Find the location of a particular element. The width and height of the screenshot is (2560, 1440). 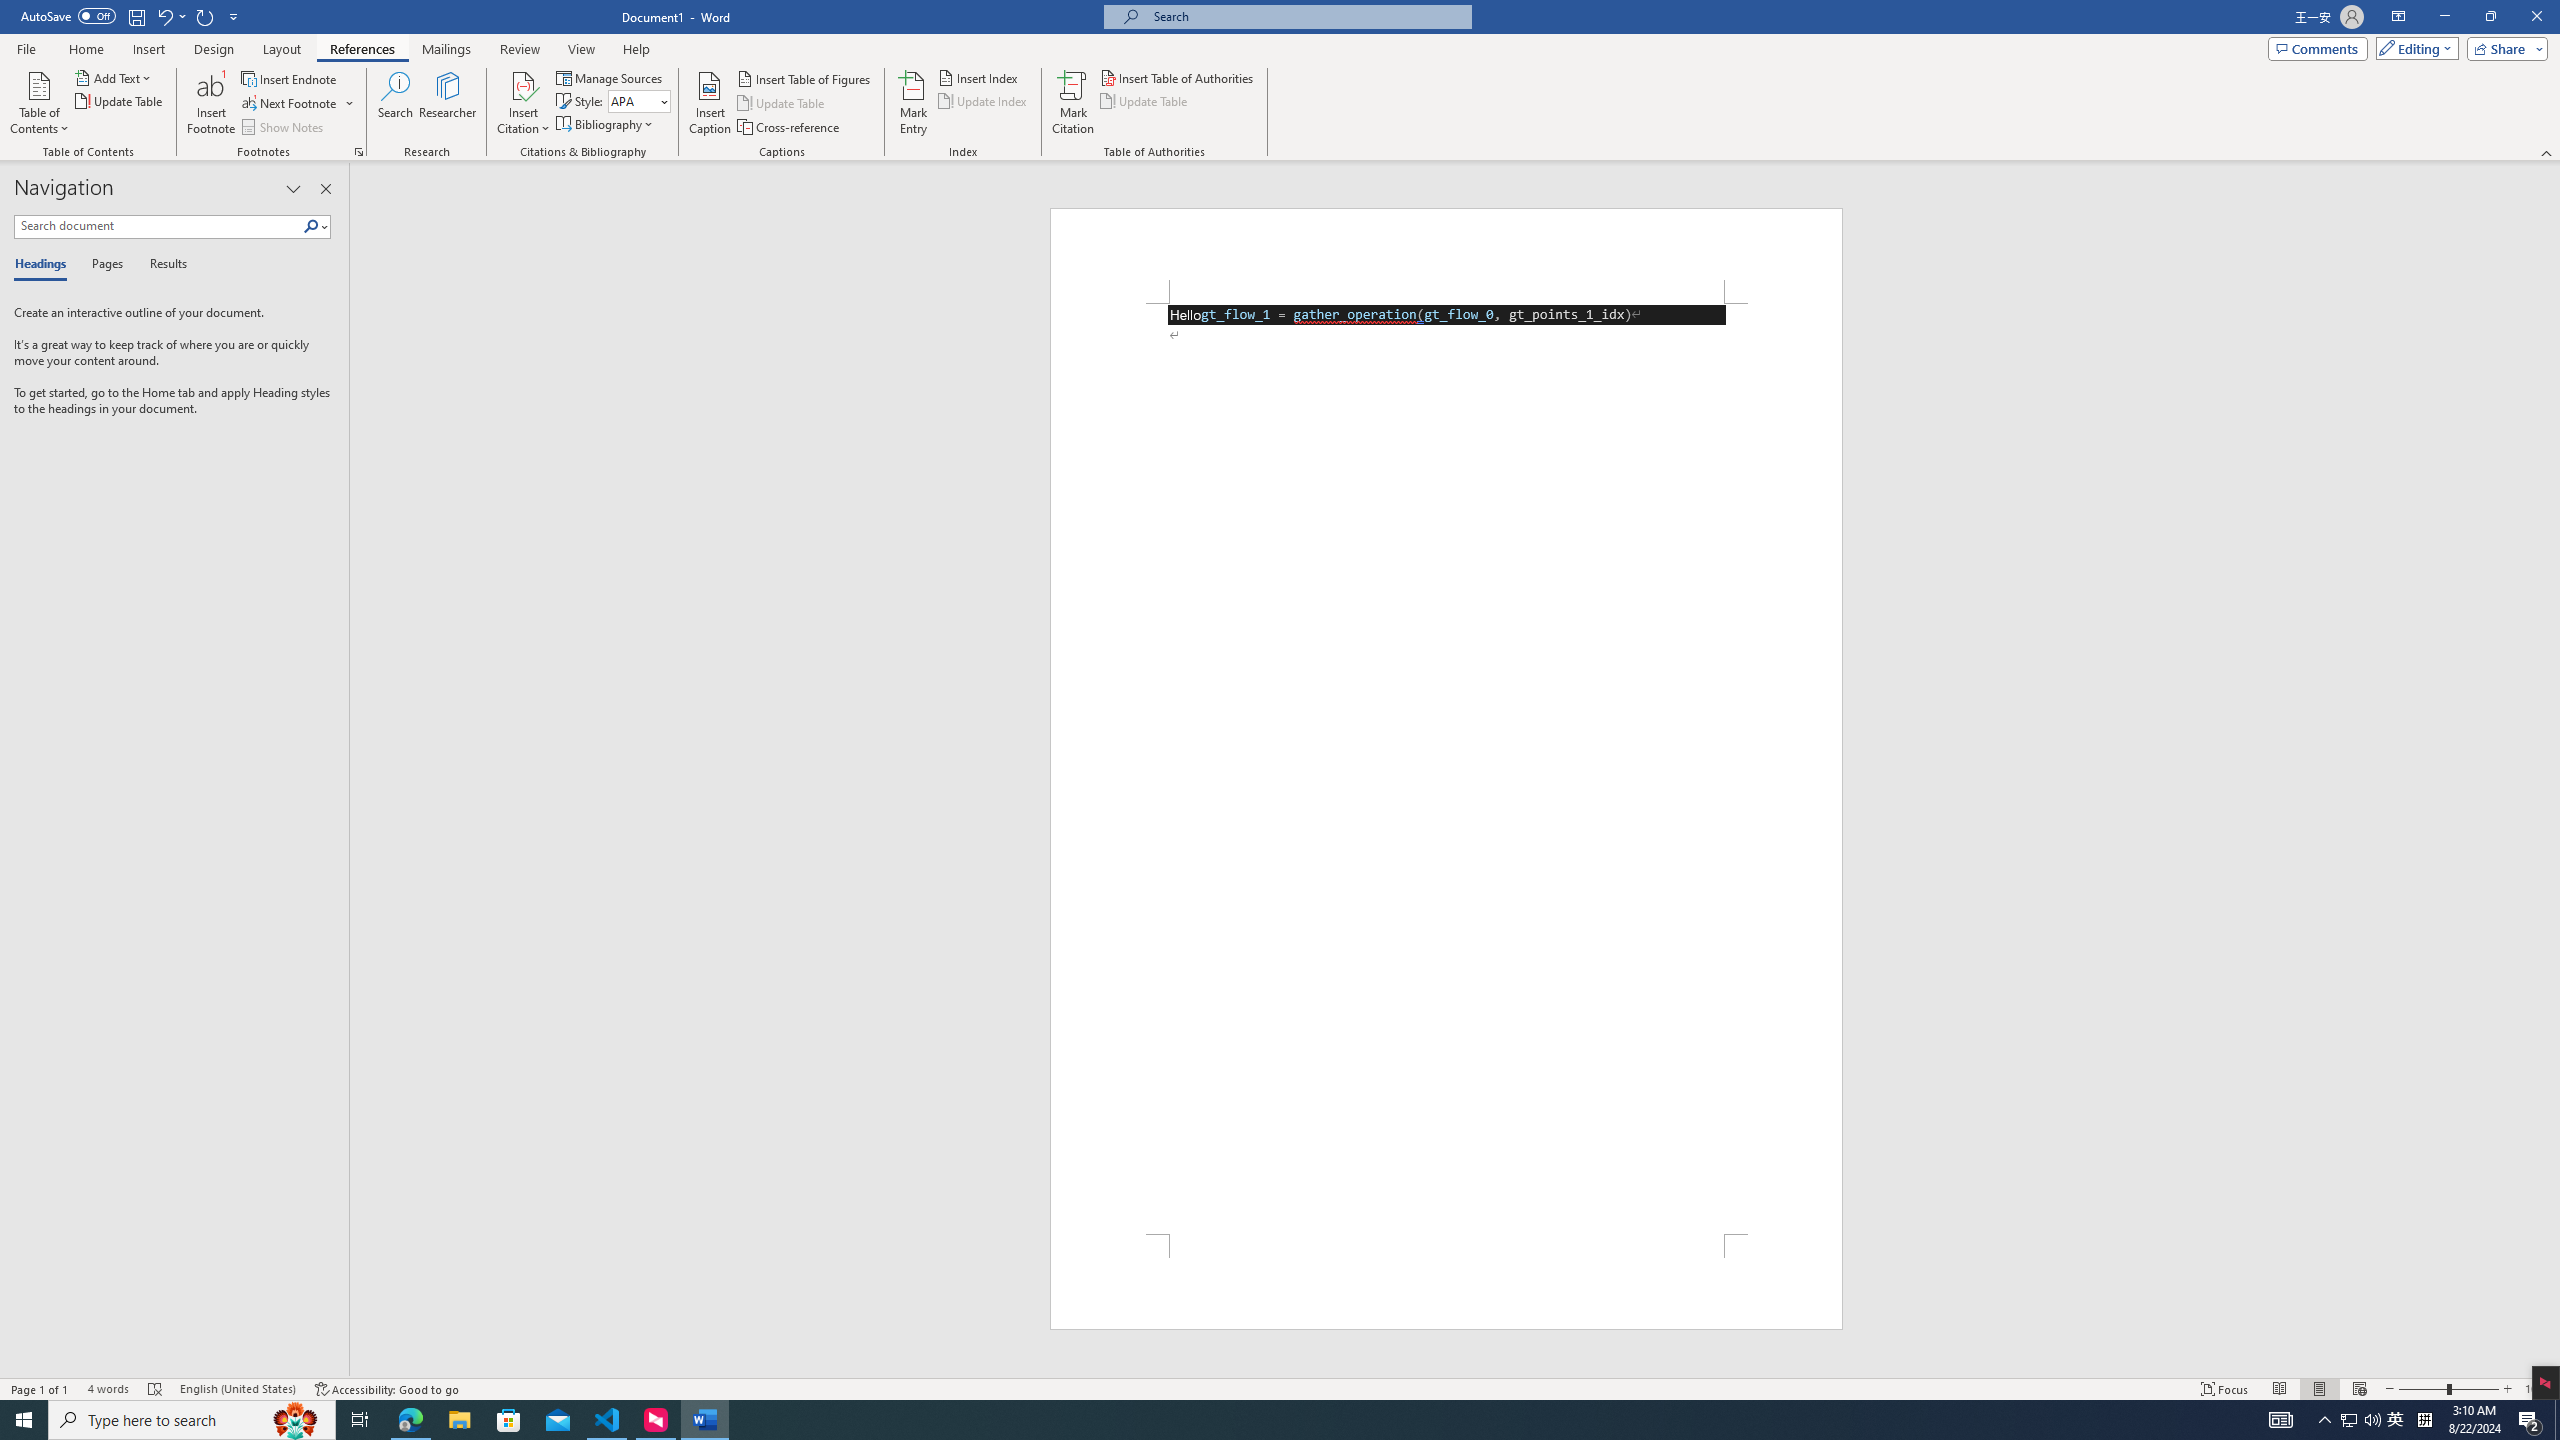

'Table of Contents' is located at coordinates (38, 103).